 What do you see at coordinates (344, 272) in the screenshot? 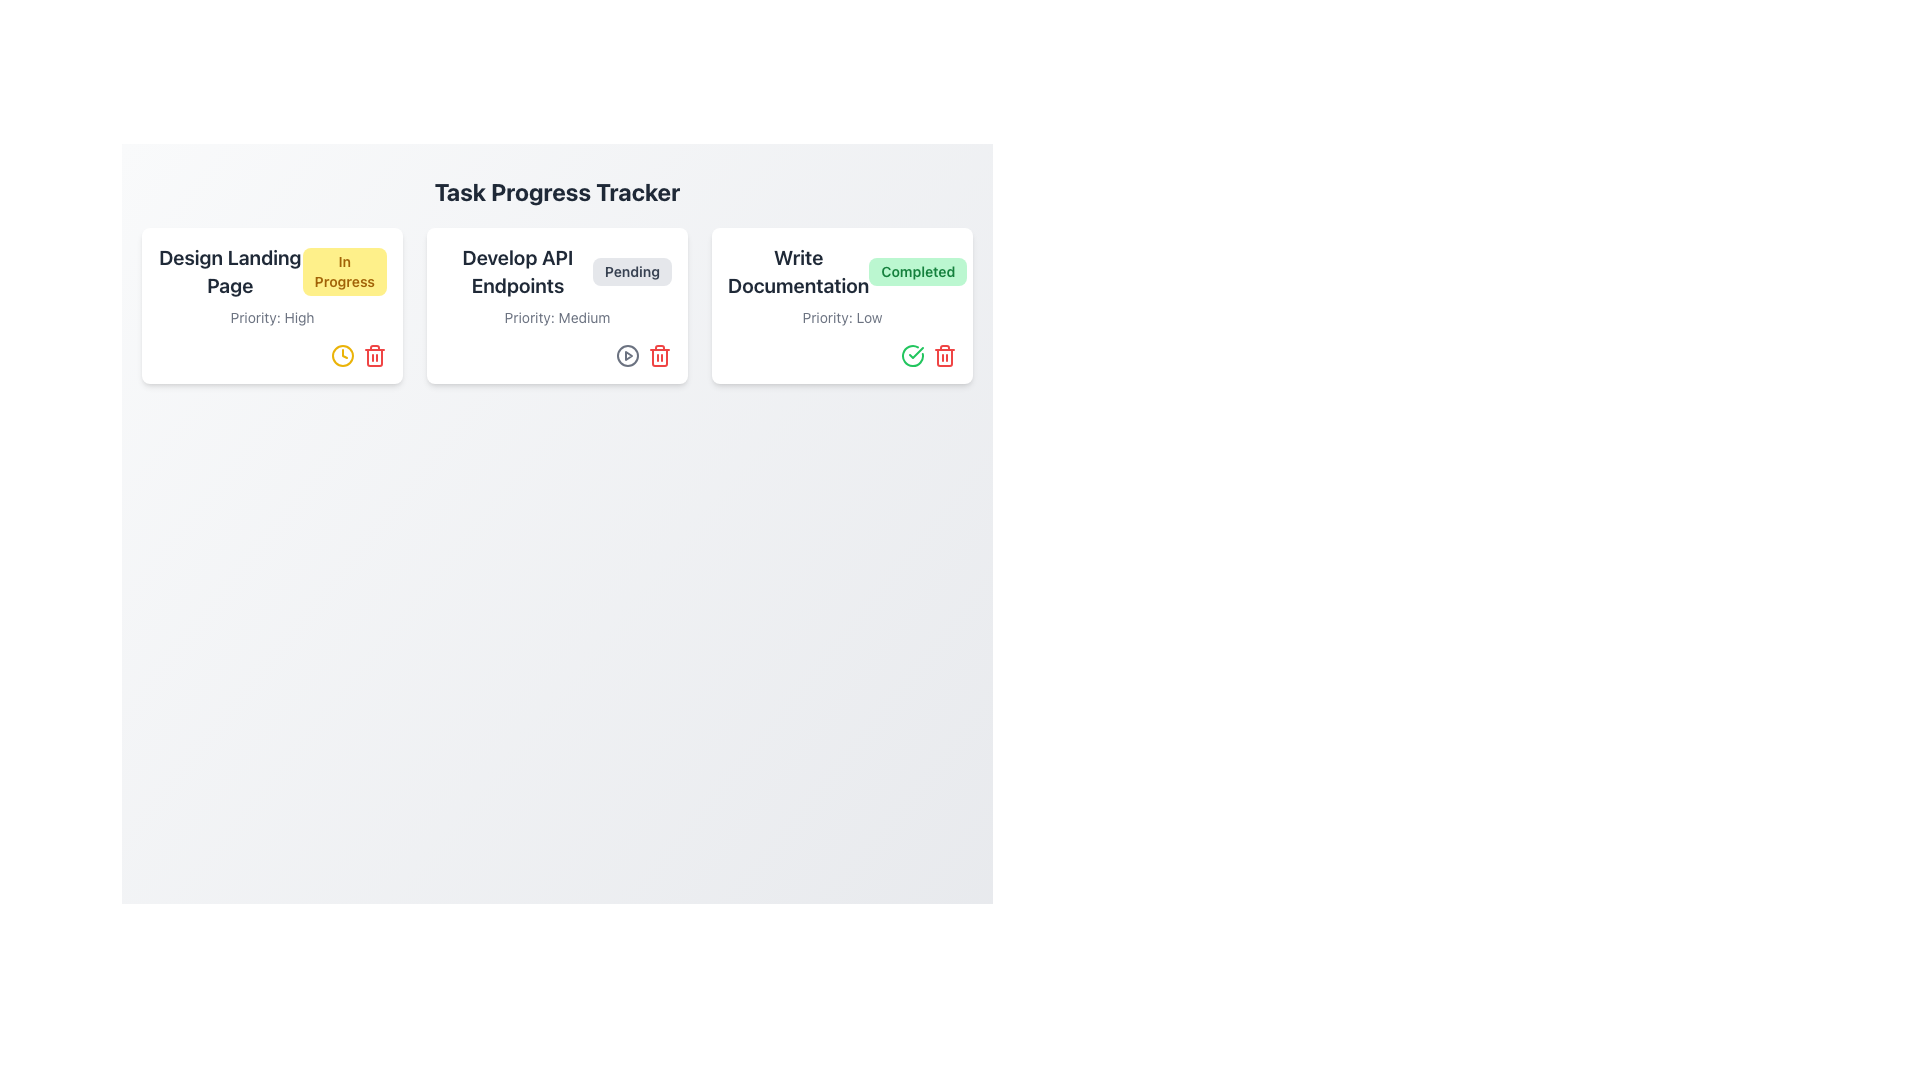
I see `the rectangular badge with rounded corners that displays the text 'In Progress' in a light yellow background, located adjacent to the task title 'Design Landing Page' within the first task card` at bounding box center [344, 272].